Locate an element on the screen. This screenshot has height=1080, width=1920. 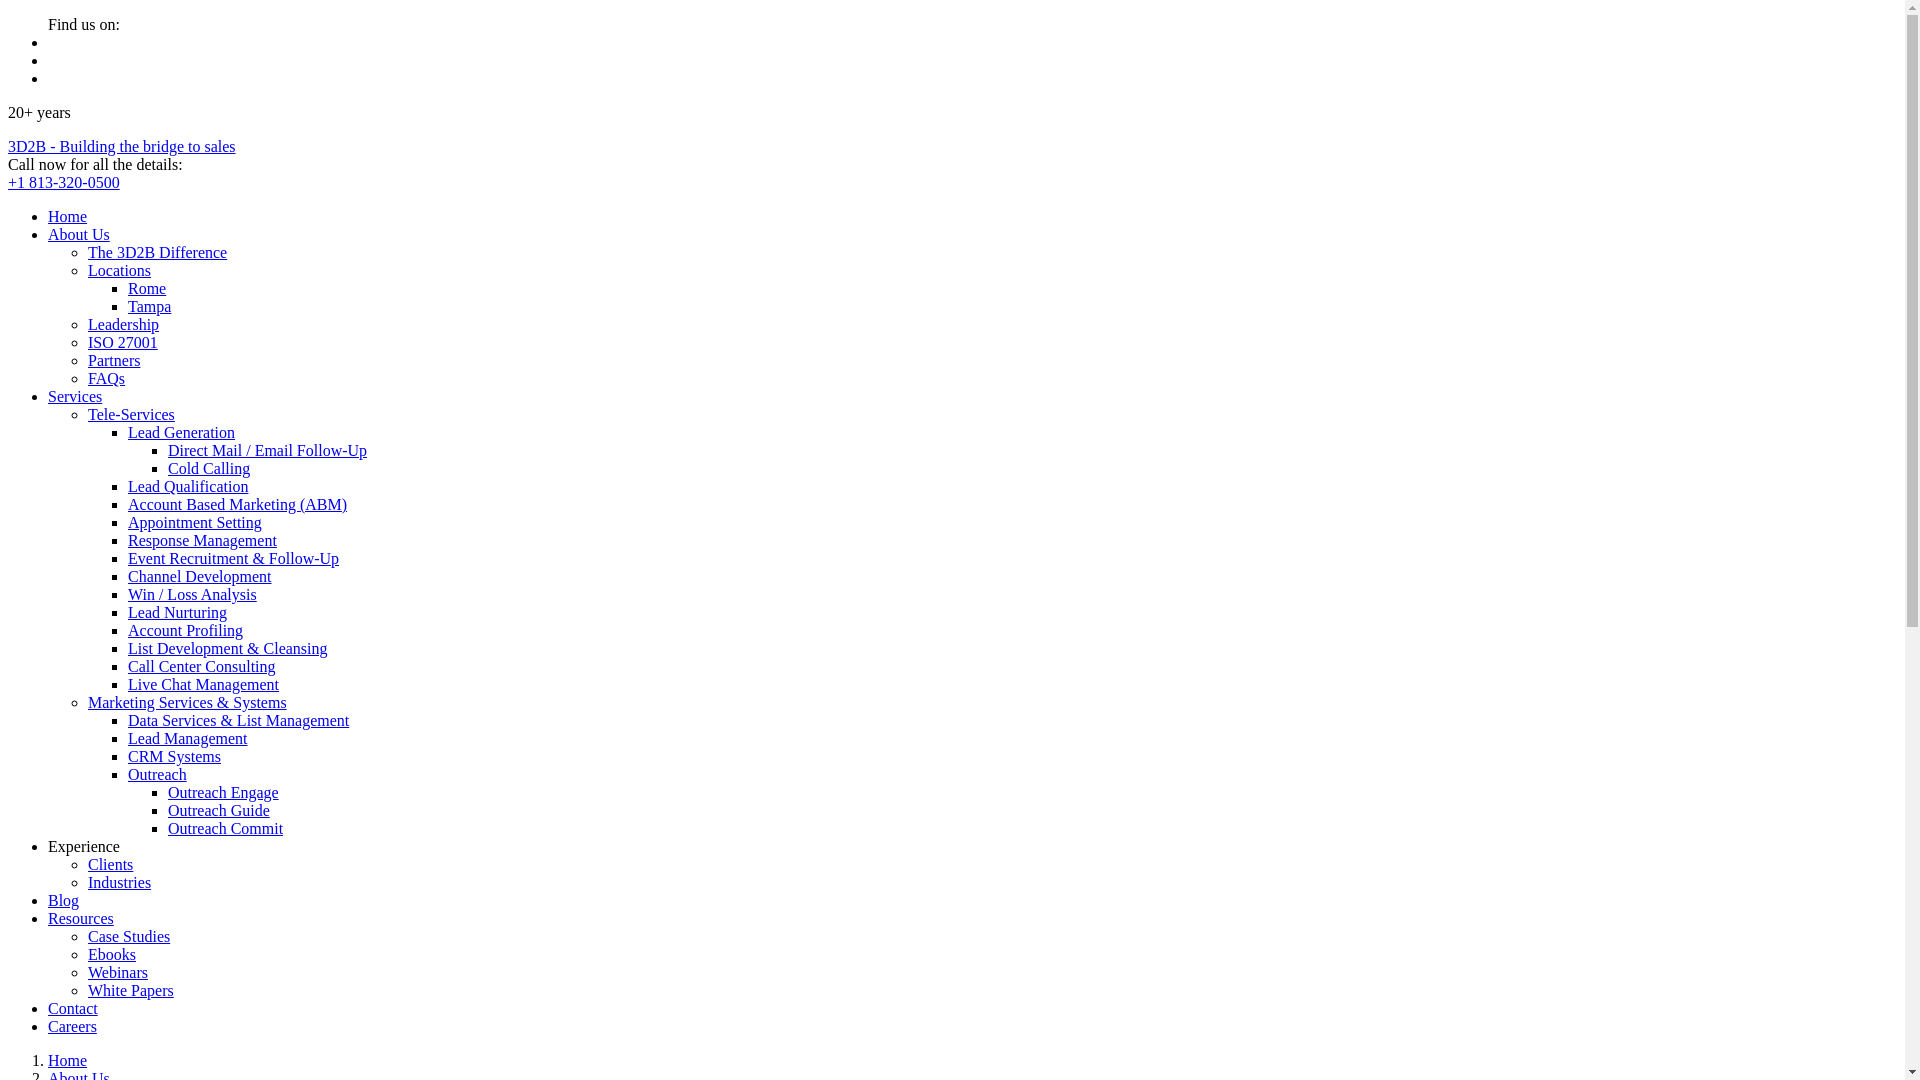
'Appointment Setting' is located at coordinates (195, 521).